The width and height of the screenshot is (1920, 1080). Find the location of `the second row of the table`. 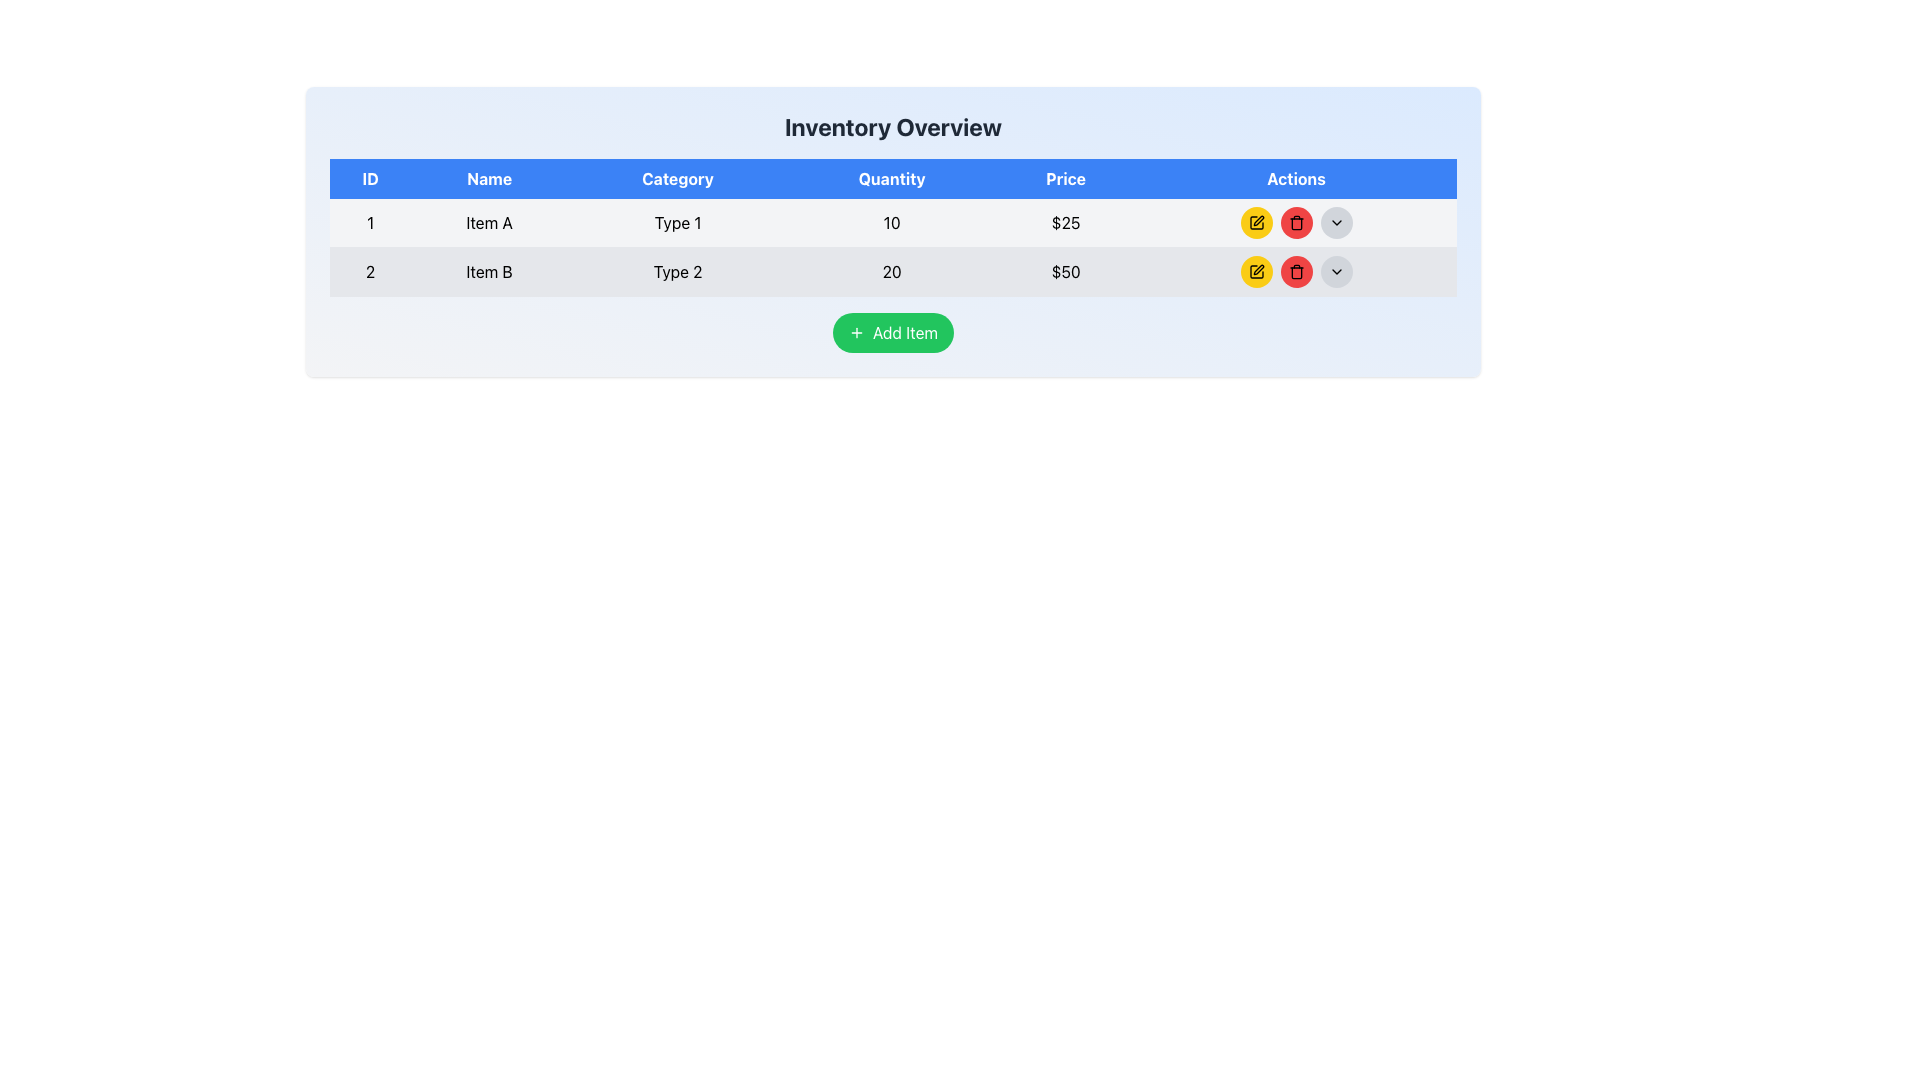

the second row of the table is located at coordinates (892, 272).